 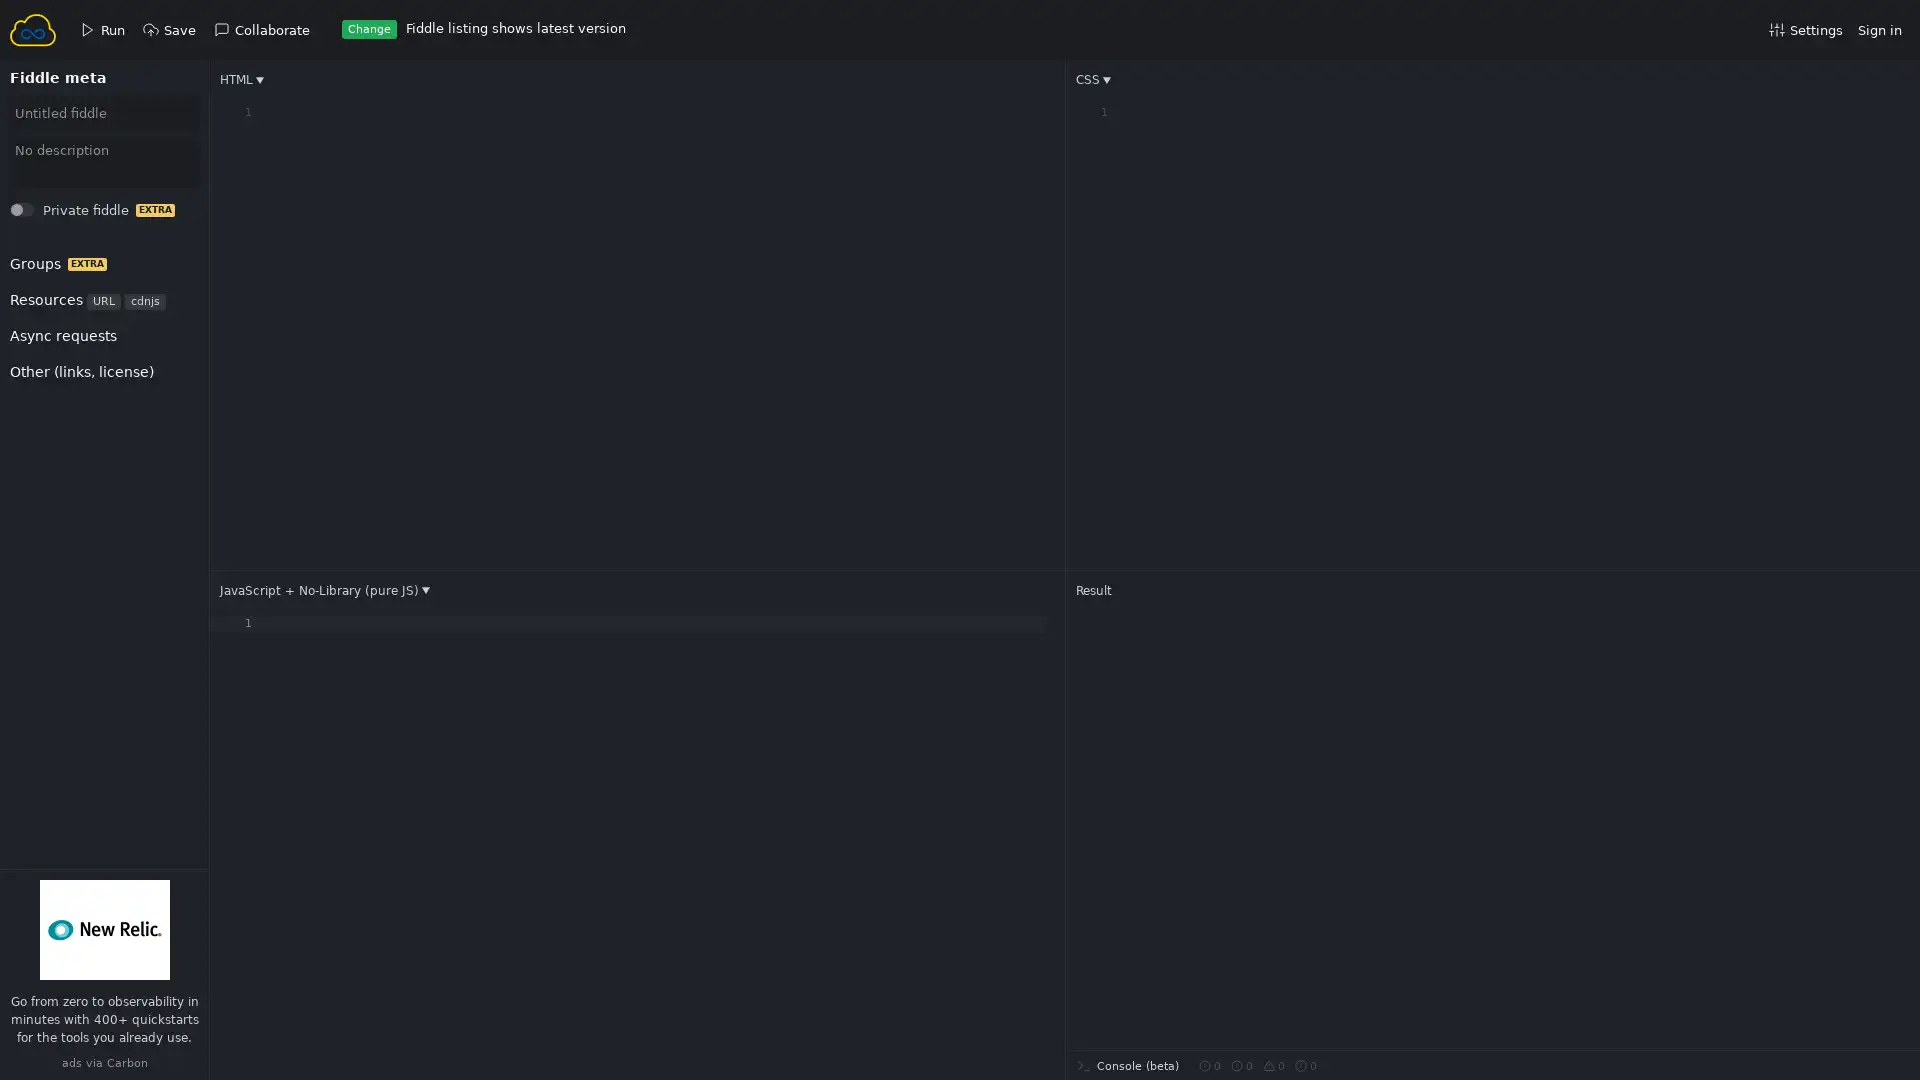 I want to click on Fork, so click(x=41, y=215).